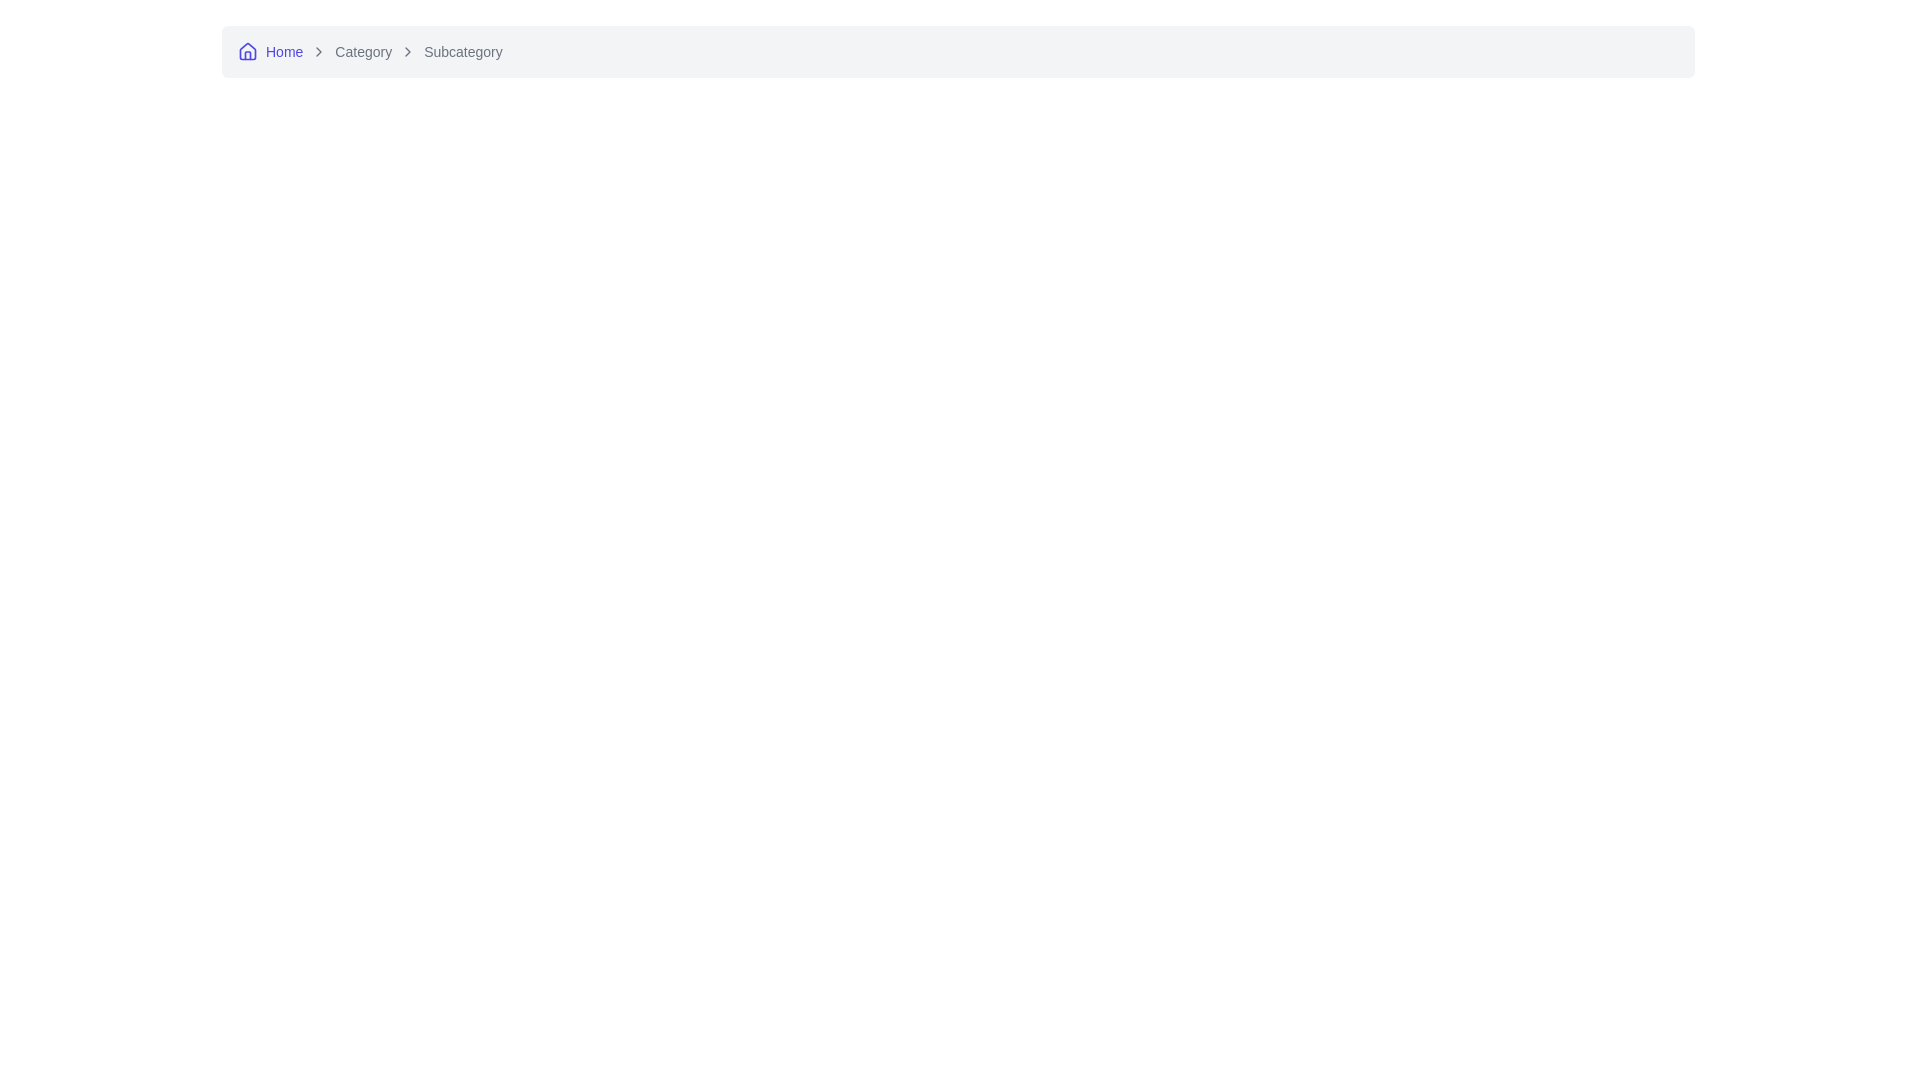 This screenshot has width=1920, height=1080. Describe the element at coordinates (407, 50) in the screenshot. I see `the separator icon in the breadcrumb navigation bar, which visually separates 'Category' and 'Subcategory' texts` at that location.